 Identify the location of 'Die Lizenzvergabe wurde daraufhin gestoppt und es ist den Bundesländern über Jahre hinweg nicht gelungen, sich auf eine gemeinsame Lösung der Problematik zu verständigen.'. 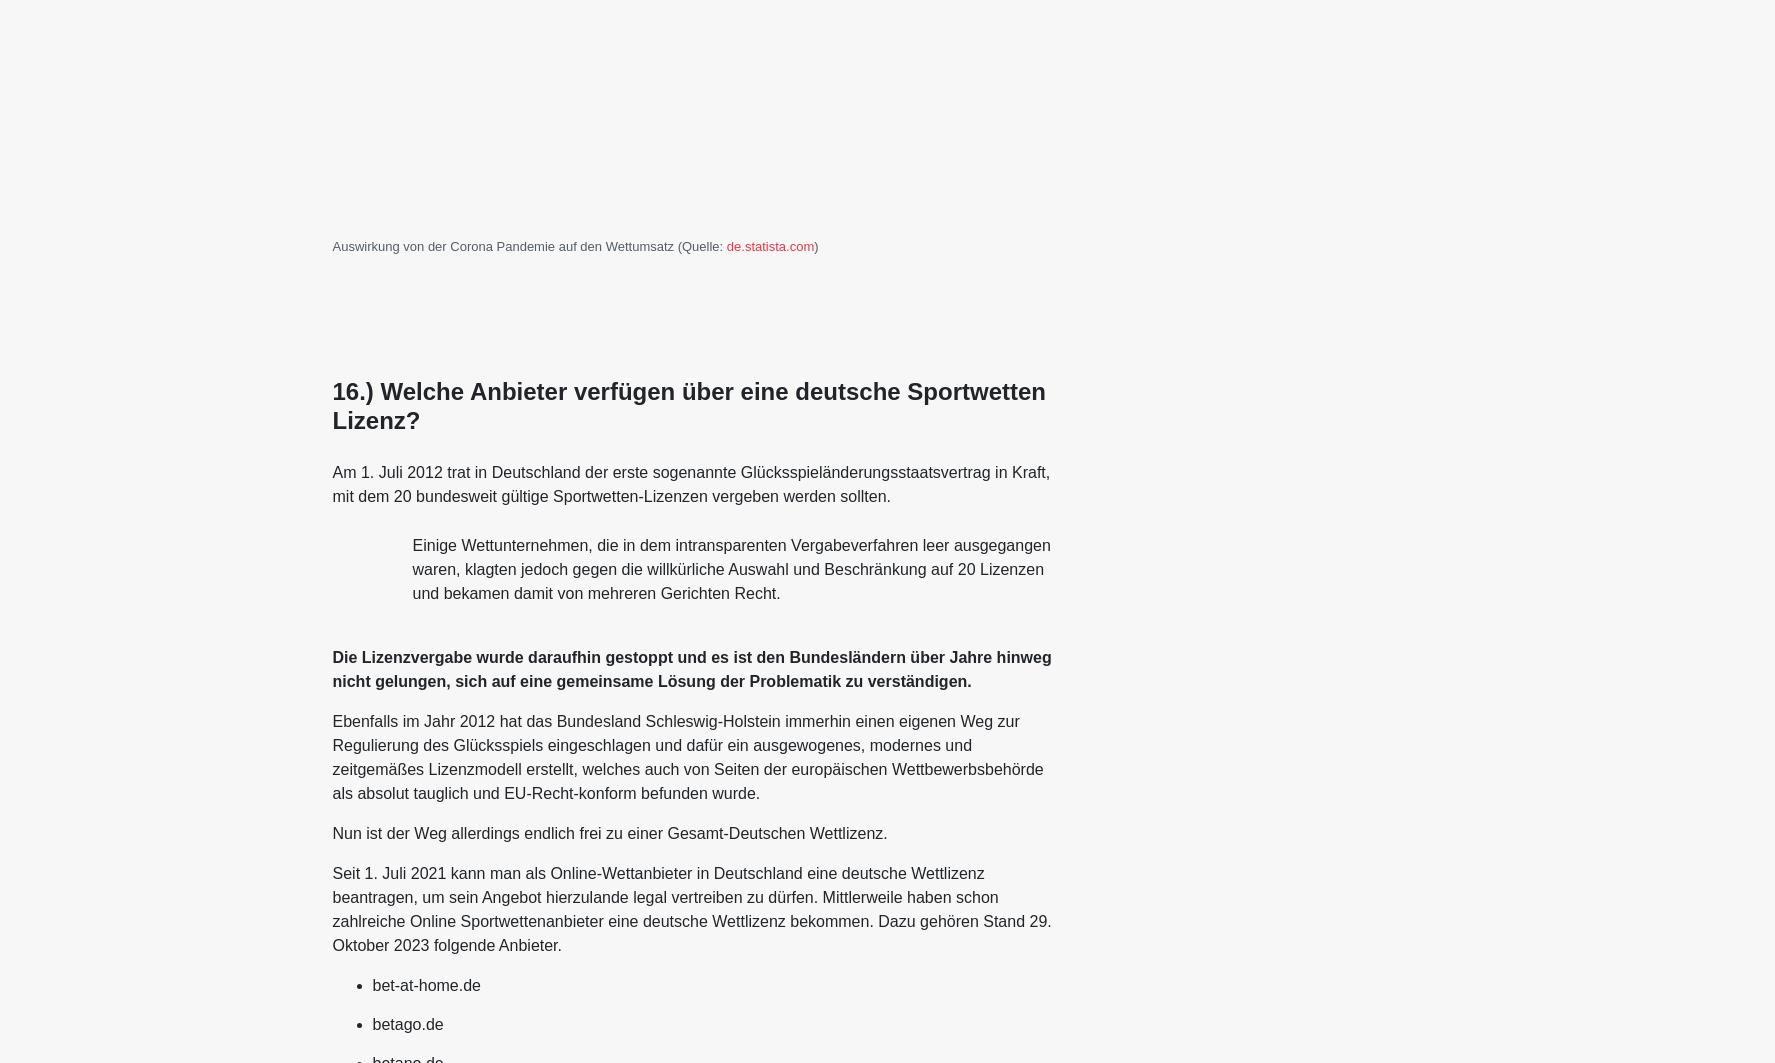
(690, 667).